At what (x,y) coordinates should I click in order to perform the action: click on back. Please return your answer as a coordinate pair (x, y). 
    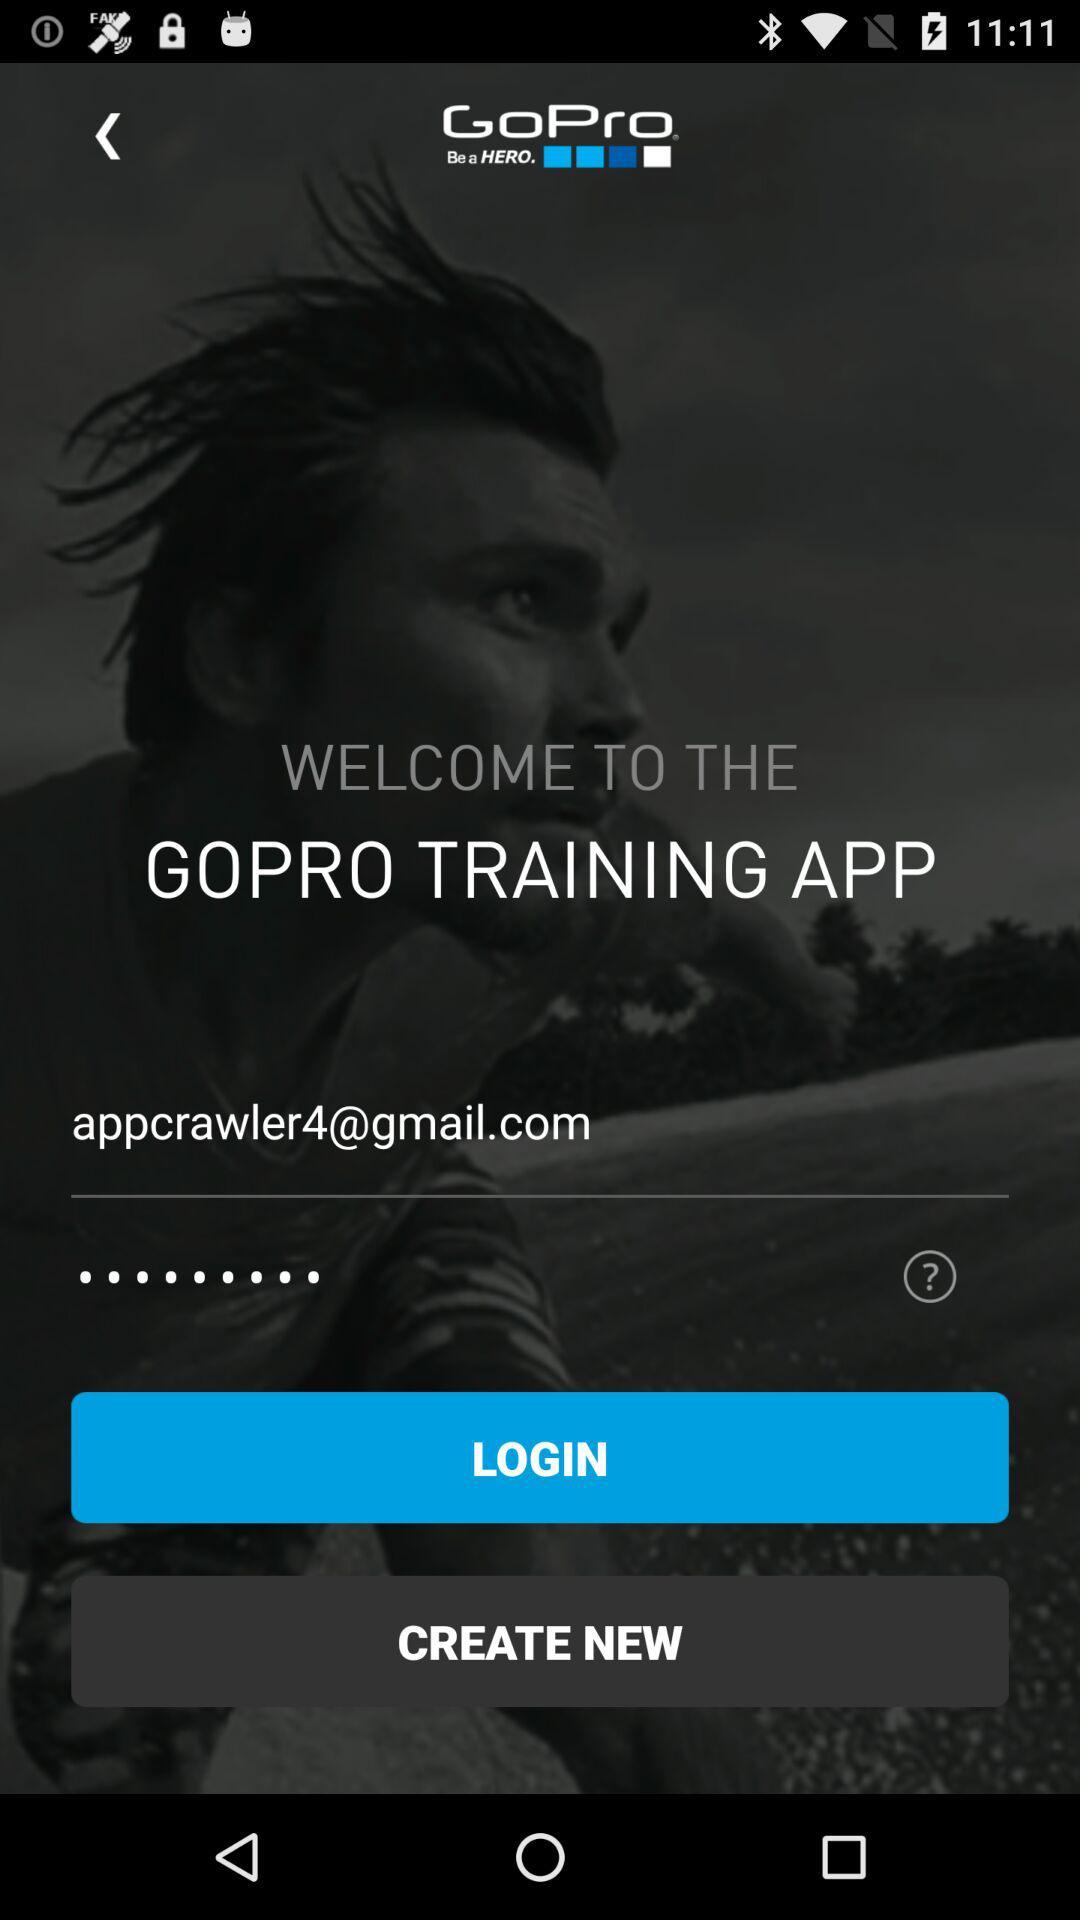
    Looking at the image, I should click on (107, 135).